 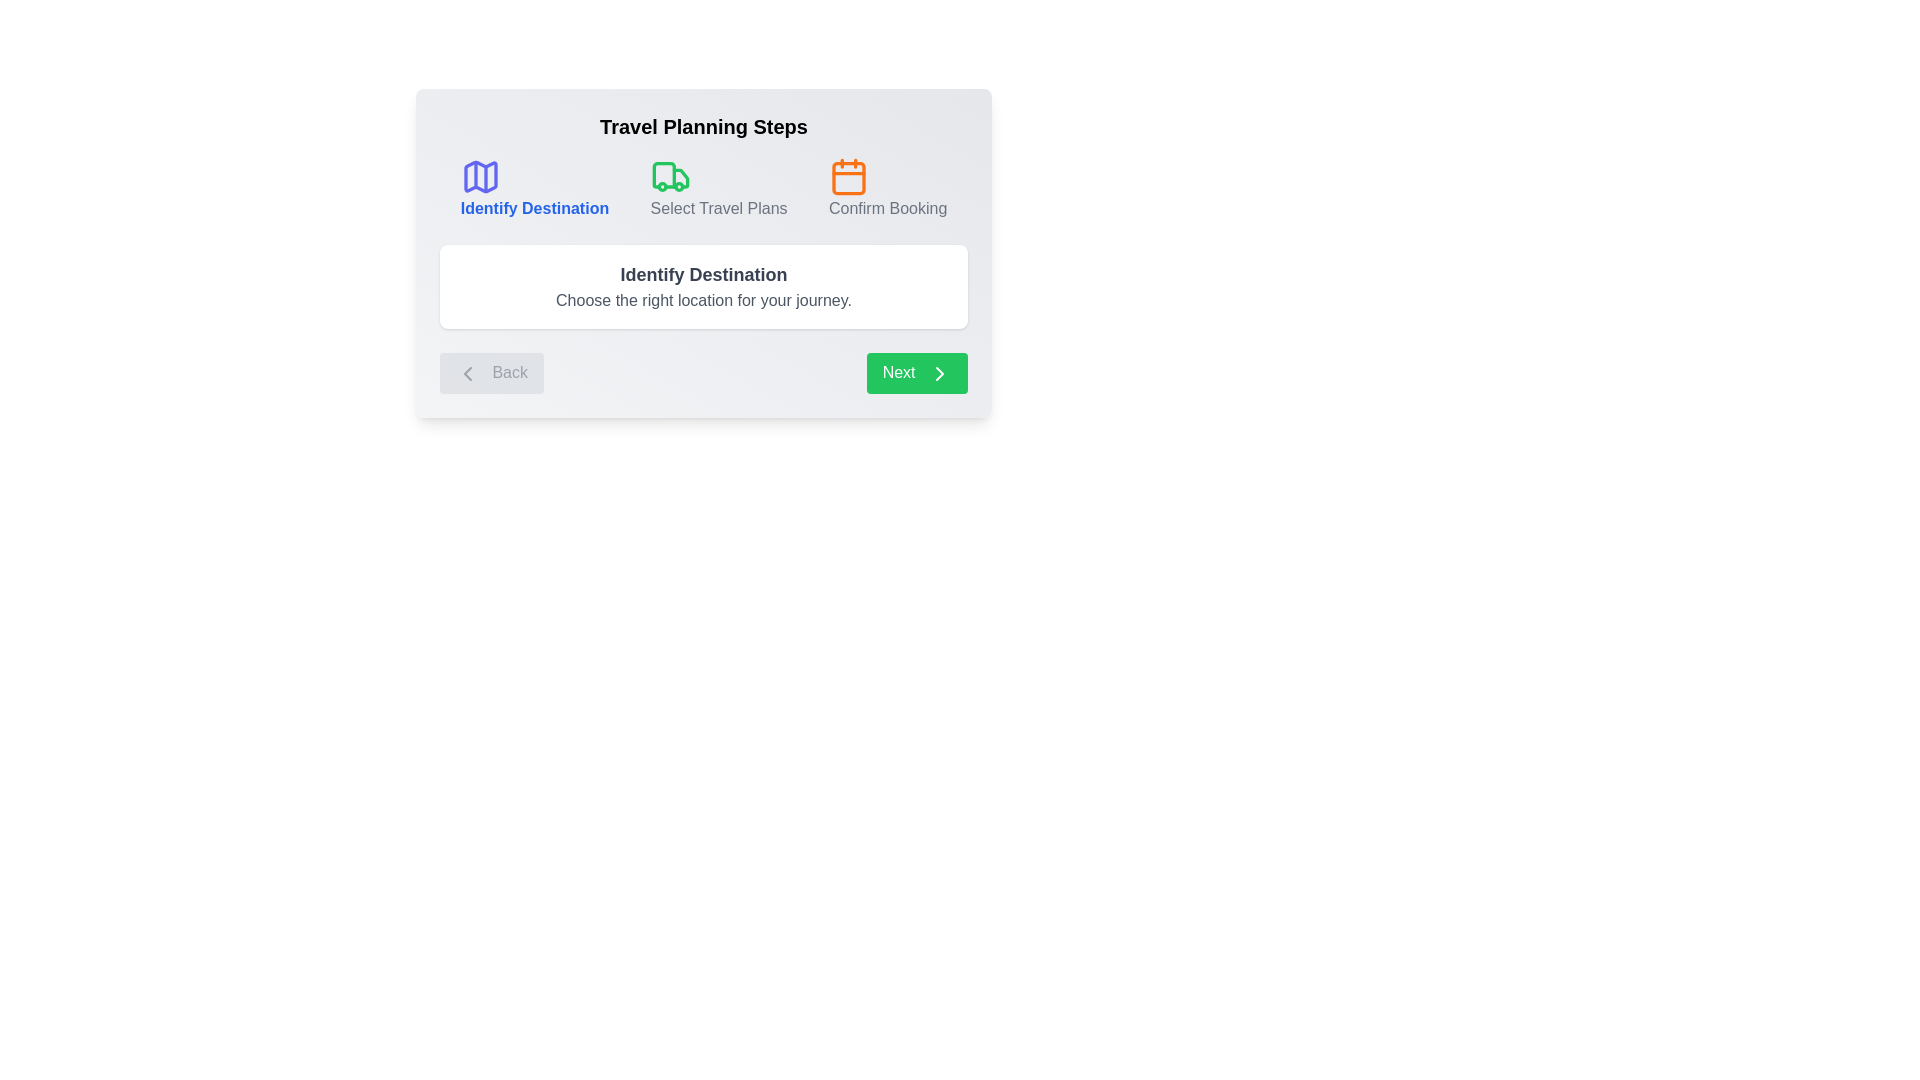 I want to click on the 'Identify Destination' icon in the step navigation bar at the top of the interface, so click(x=480, y=176).